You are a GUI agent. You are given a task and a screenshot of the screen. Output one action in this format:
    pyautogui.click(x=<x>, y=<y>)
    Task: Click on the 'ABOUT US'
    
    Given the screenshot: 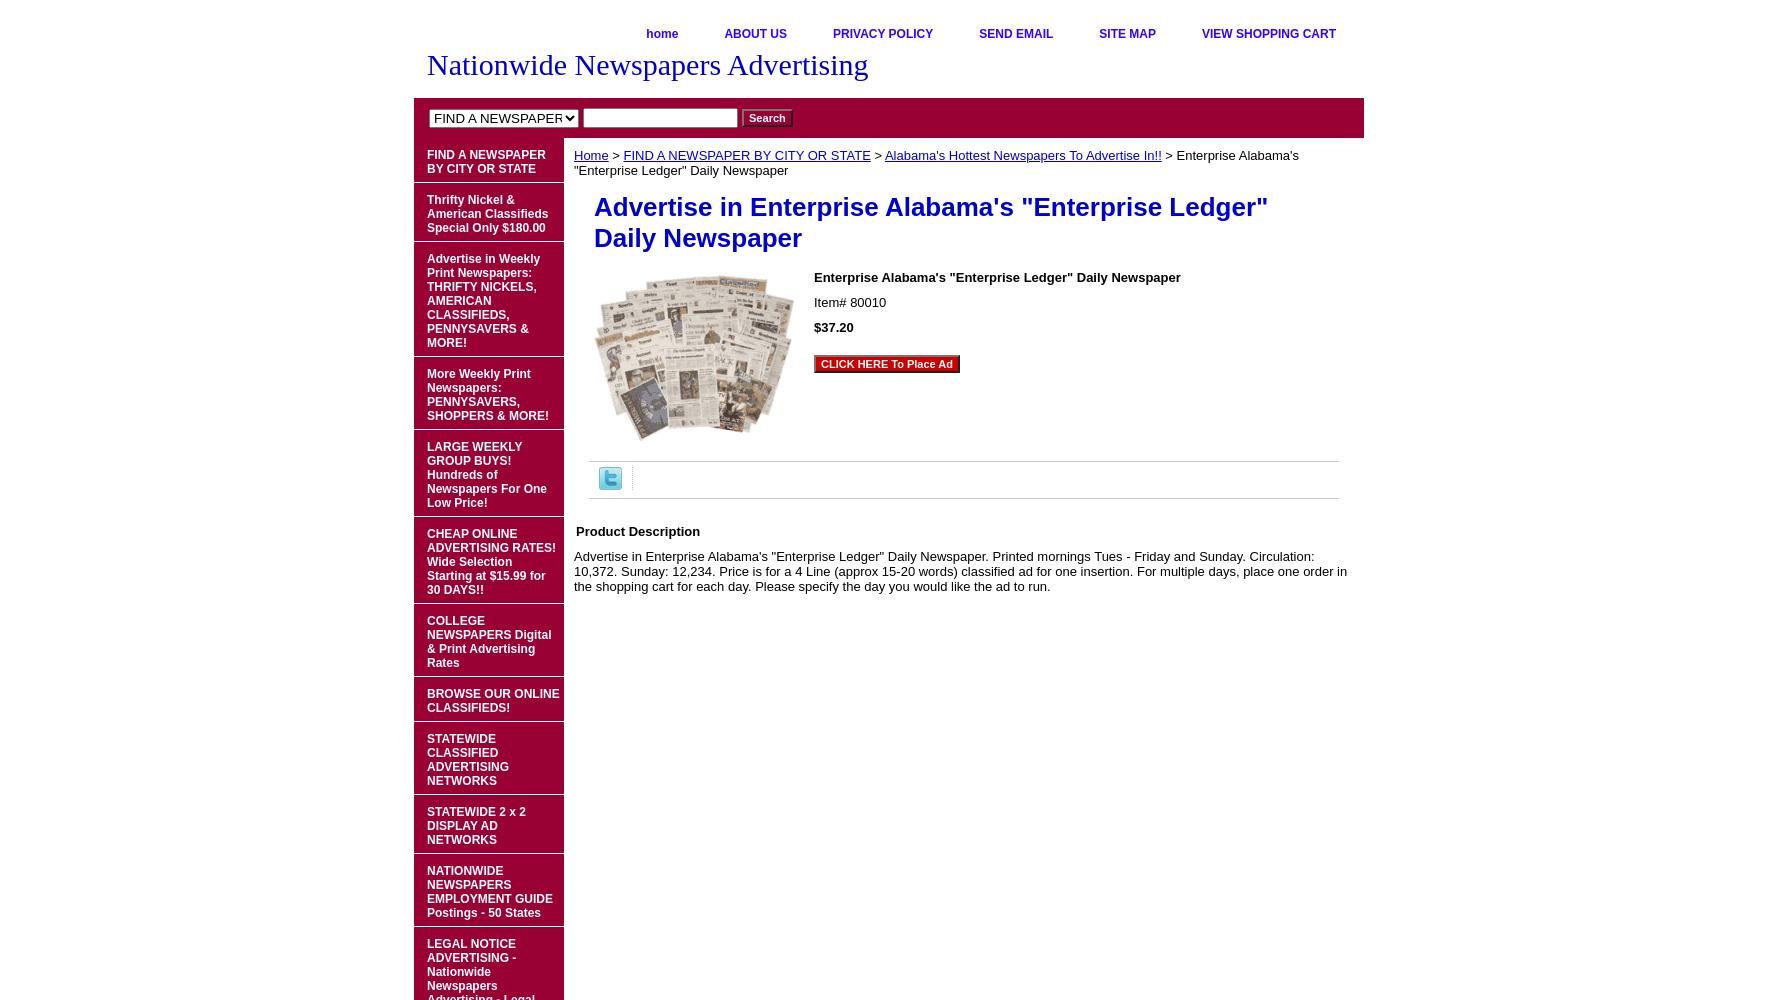 What is the action you would take?
    pyautogui.click(x=754, y=34)
    